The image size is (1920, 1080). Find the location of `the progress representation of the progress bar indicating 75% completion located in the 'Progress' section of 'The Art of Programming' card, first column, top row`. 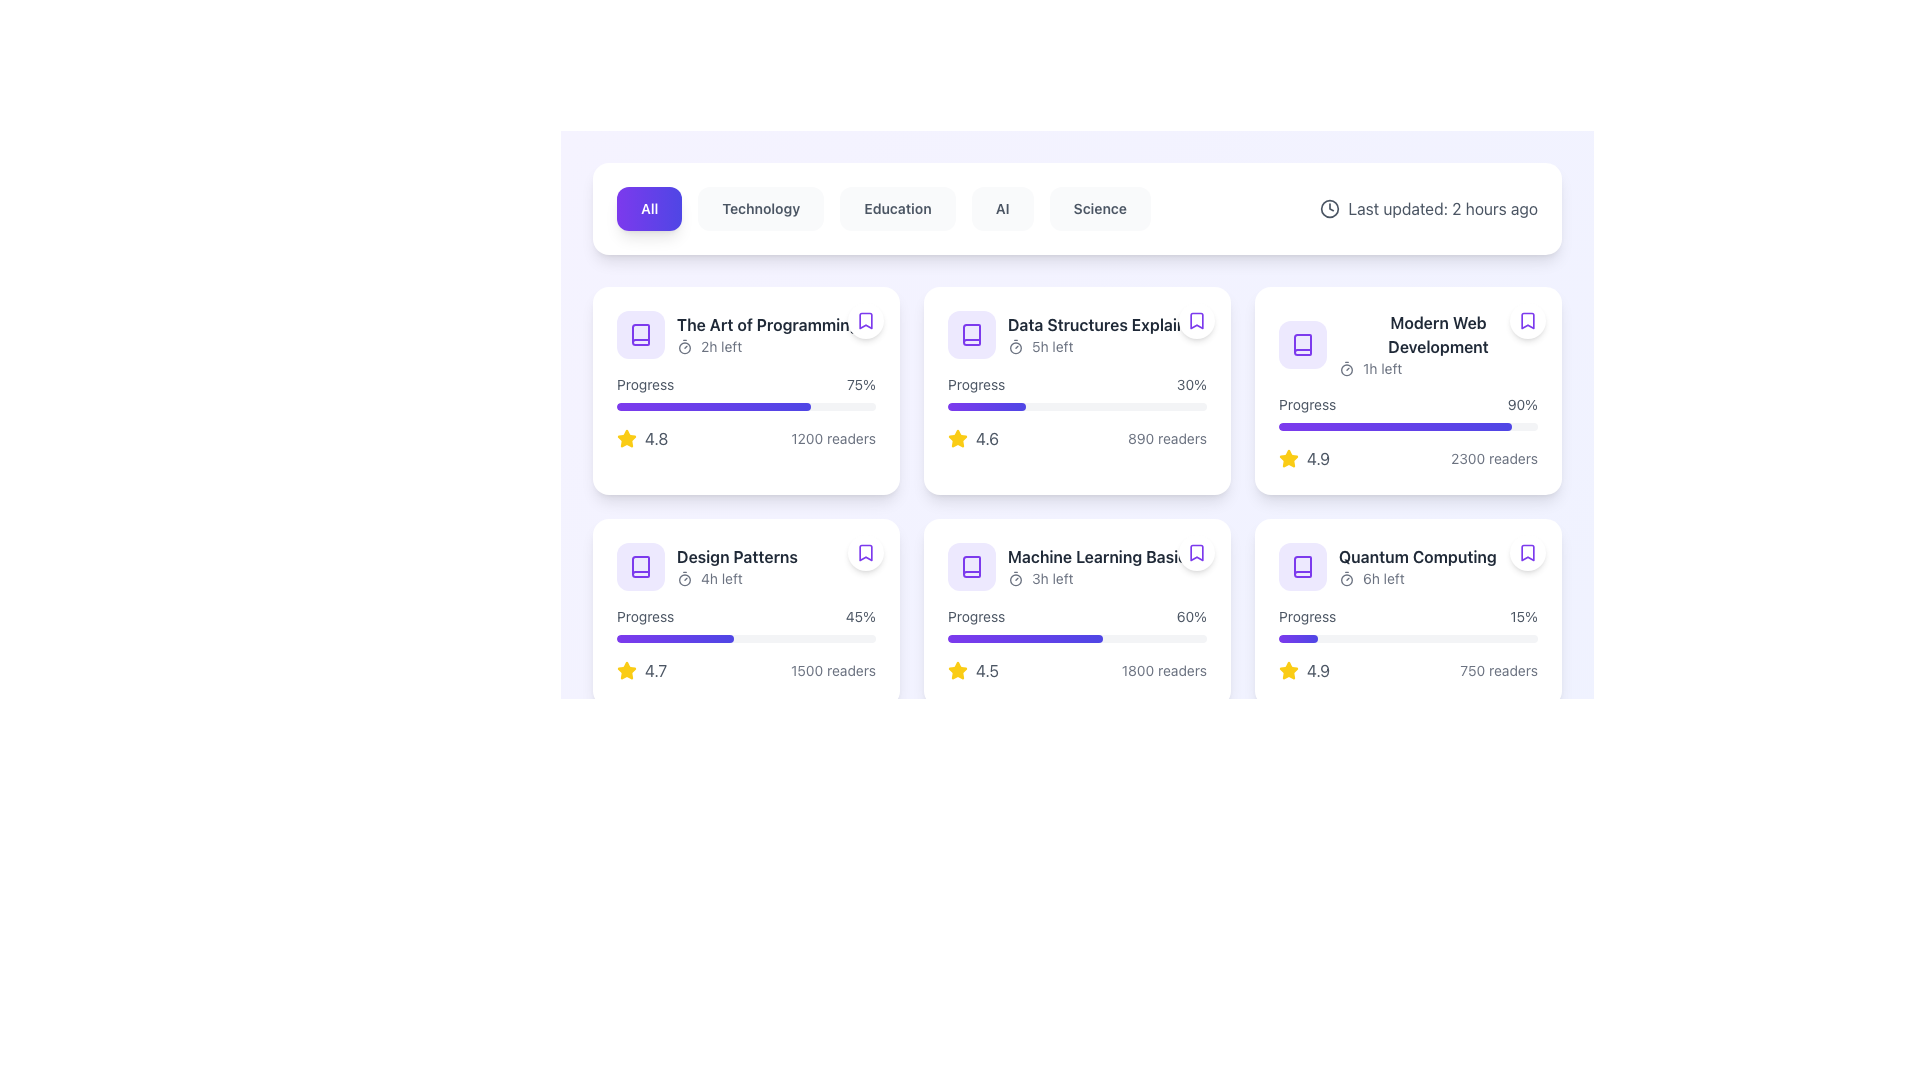

the progress representation of the progress bar indicating 75% completion located in the 'Progress' section of 'The Art of Programming' card, first column, top row is located at coordinates (714, 406).